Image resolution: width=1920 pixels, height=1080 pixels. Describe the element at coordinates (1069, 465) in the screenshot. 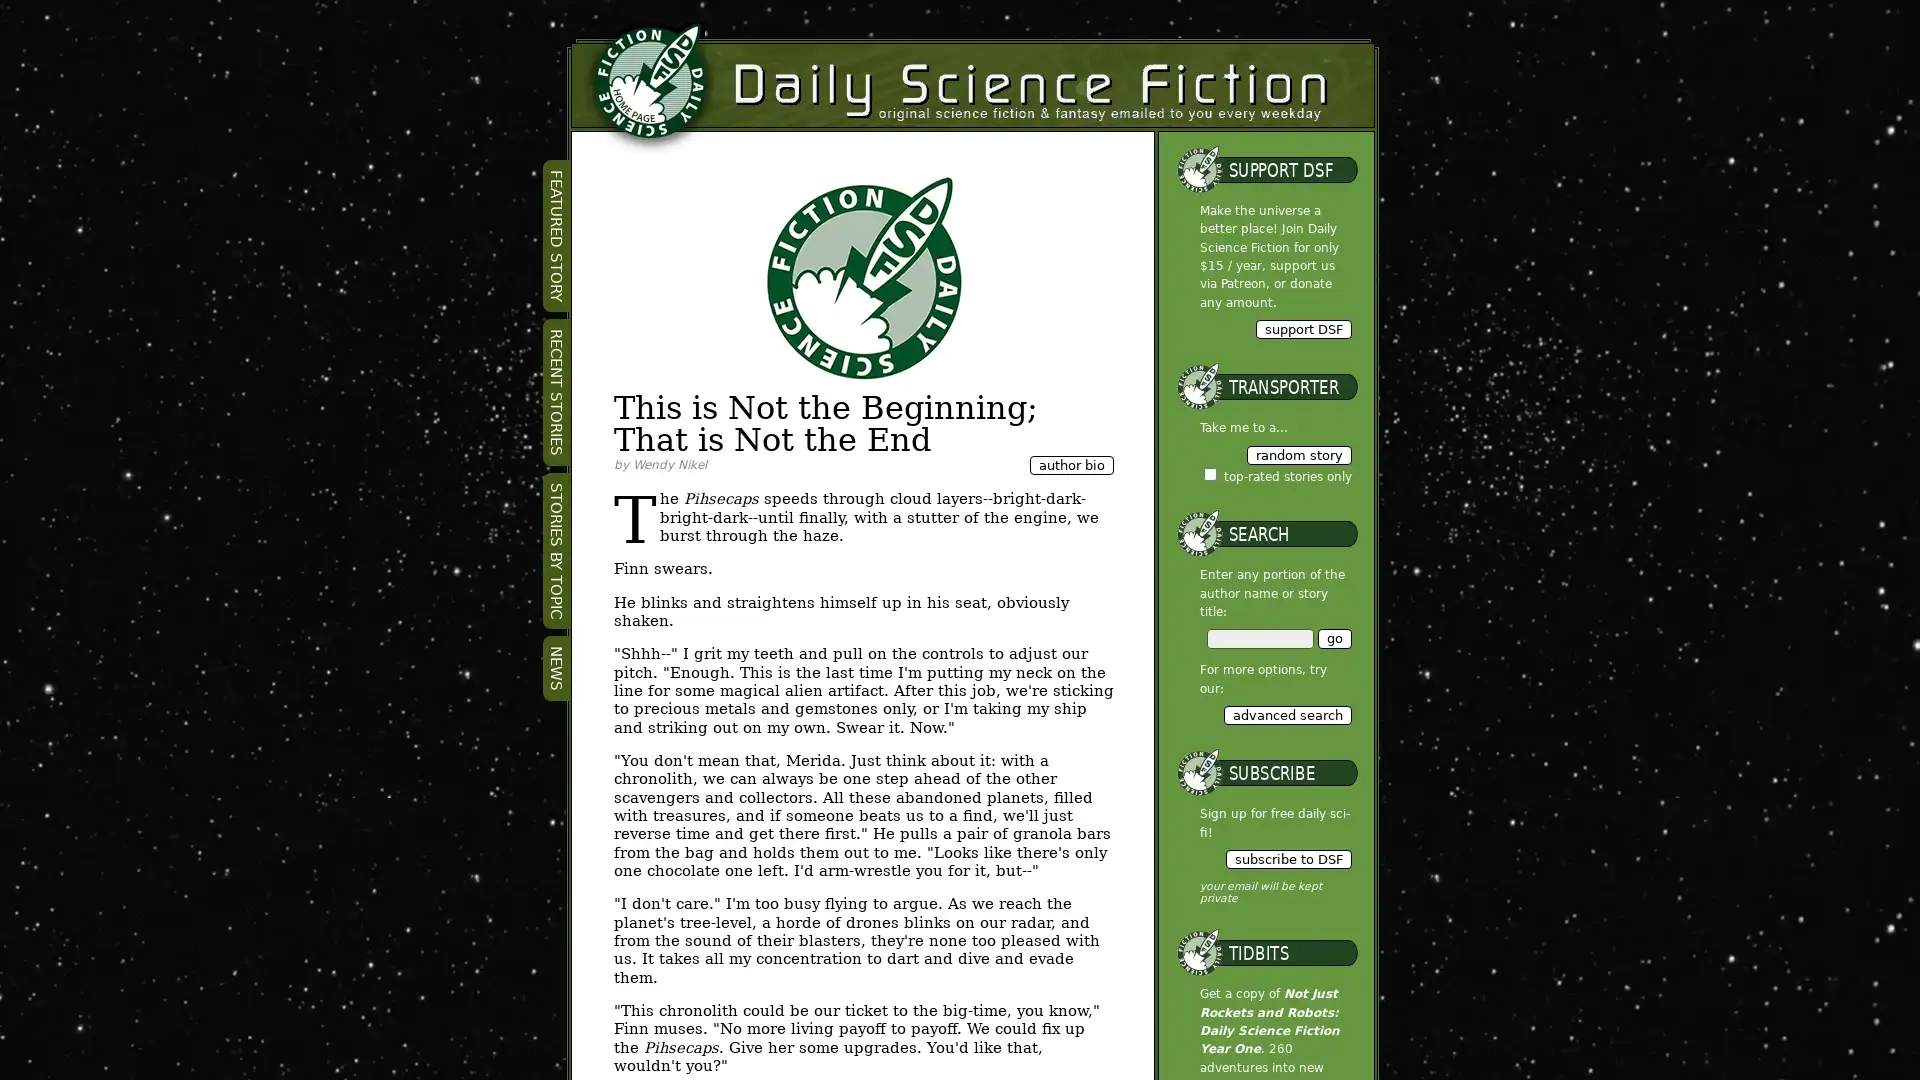

I see `author bio` at that location.